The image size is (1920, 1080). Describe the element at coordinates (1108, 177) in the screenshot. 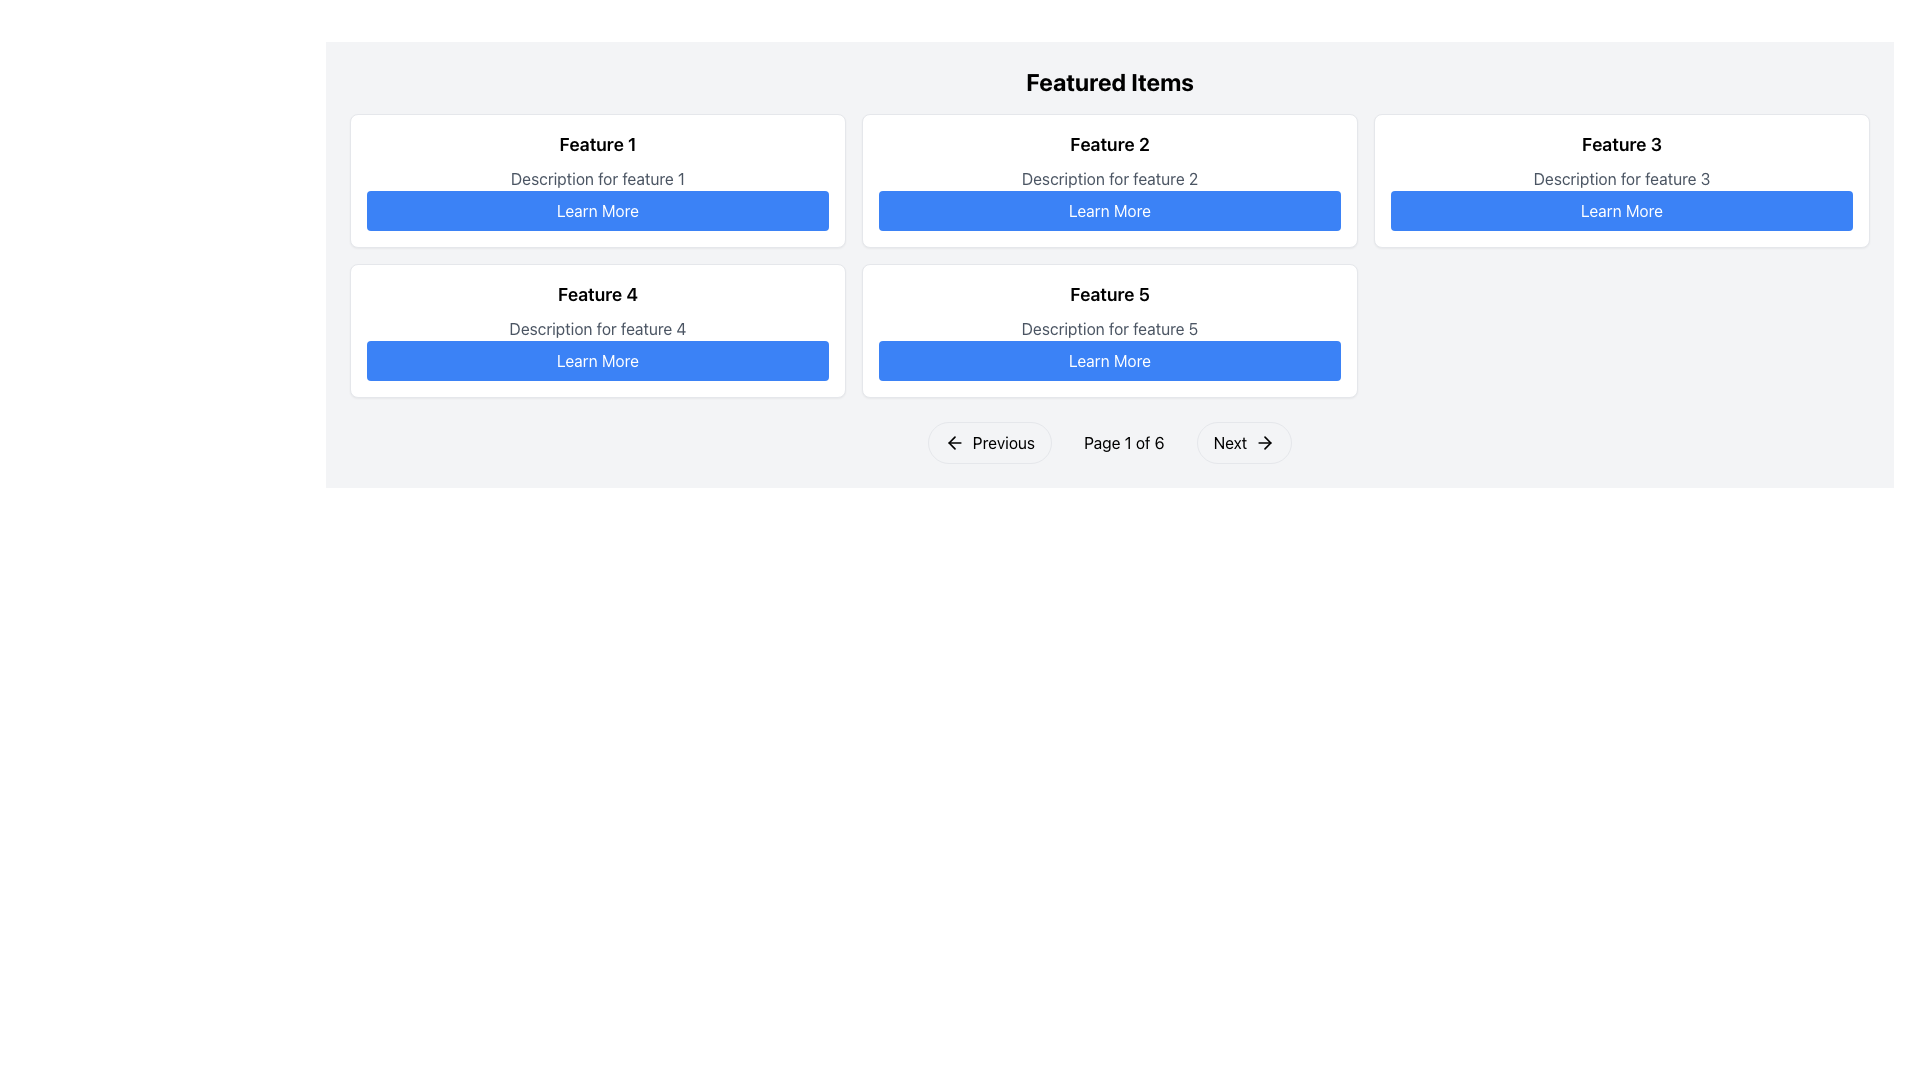

I see `the text label displaying 'Description for feature 2', which is located between the title 'Feature 2' and the 'Learn More' button` at that location.